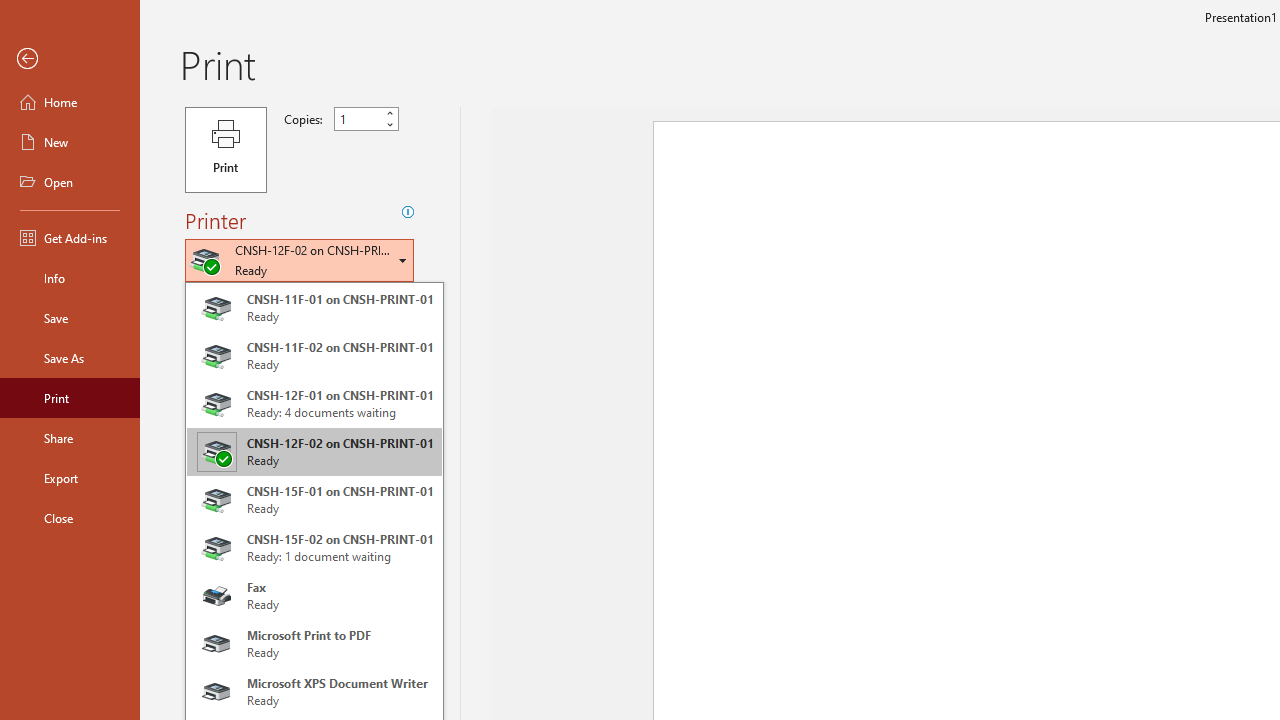 The height and width of the screenshot is (720, 1280). What do you see at coordinates (69, 277) in the screenshot?
I see `'Info'` at bounding box center [69, 277].